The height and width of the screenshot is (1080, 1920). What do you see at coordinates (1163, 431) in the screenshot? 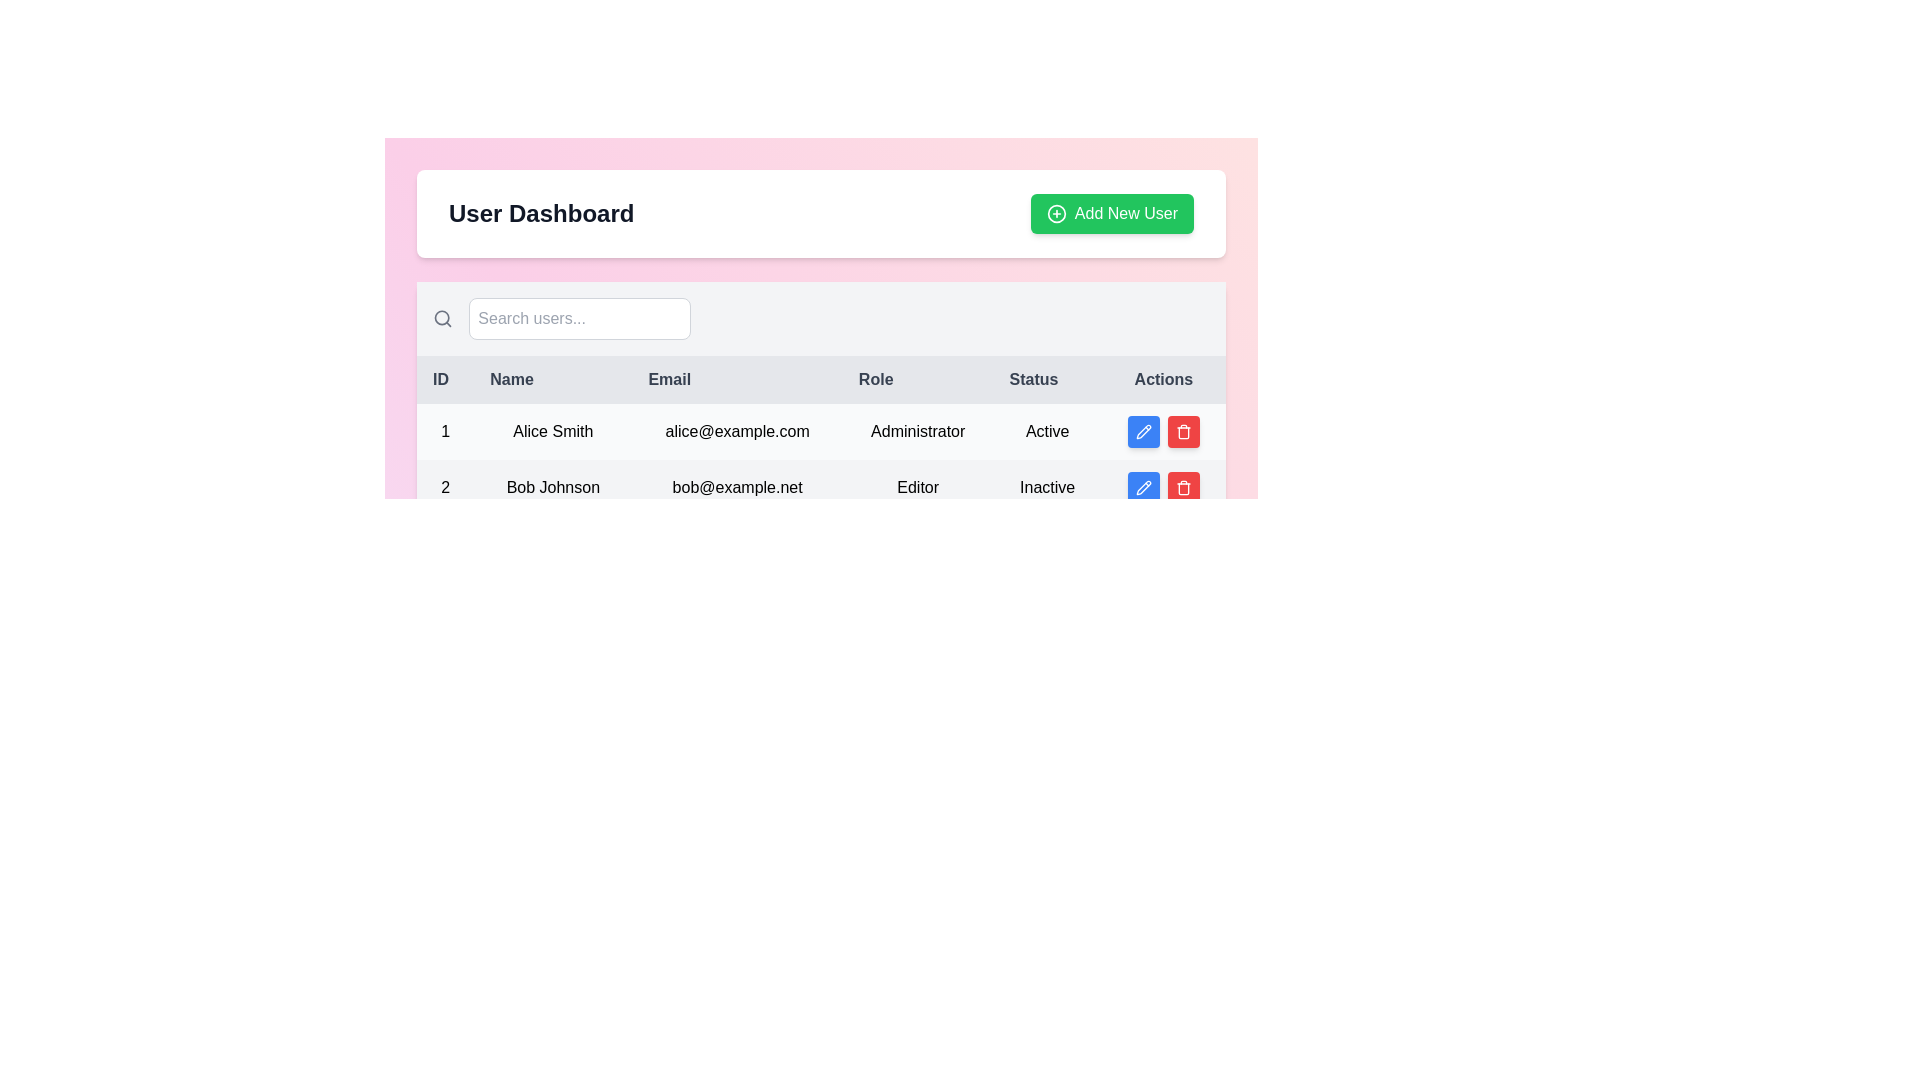
I see `the buttons in the 'Actions' column of the first row corresponding to user 'Alice Smith'` at bounding box center [1163, 431].